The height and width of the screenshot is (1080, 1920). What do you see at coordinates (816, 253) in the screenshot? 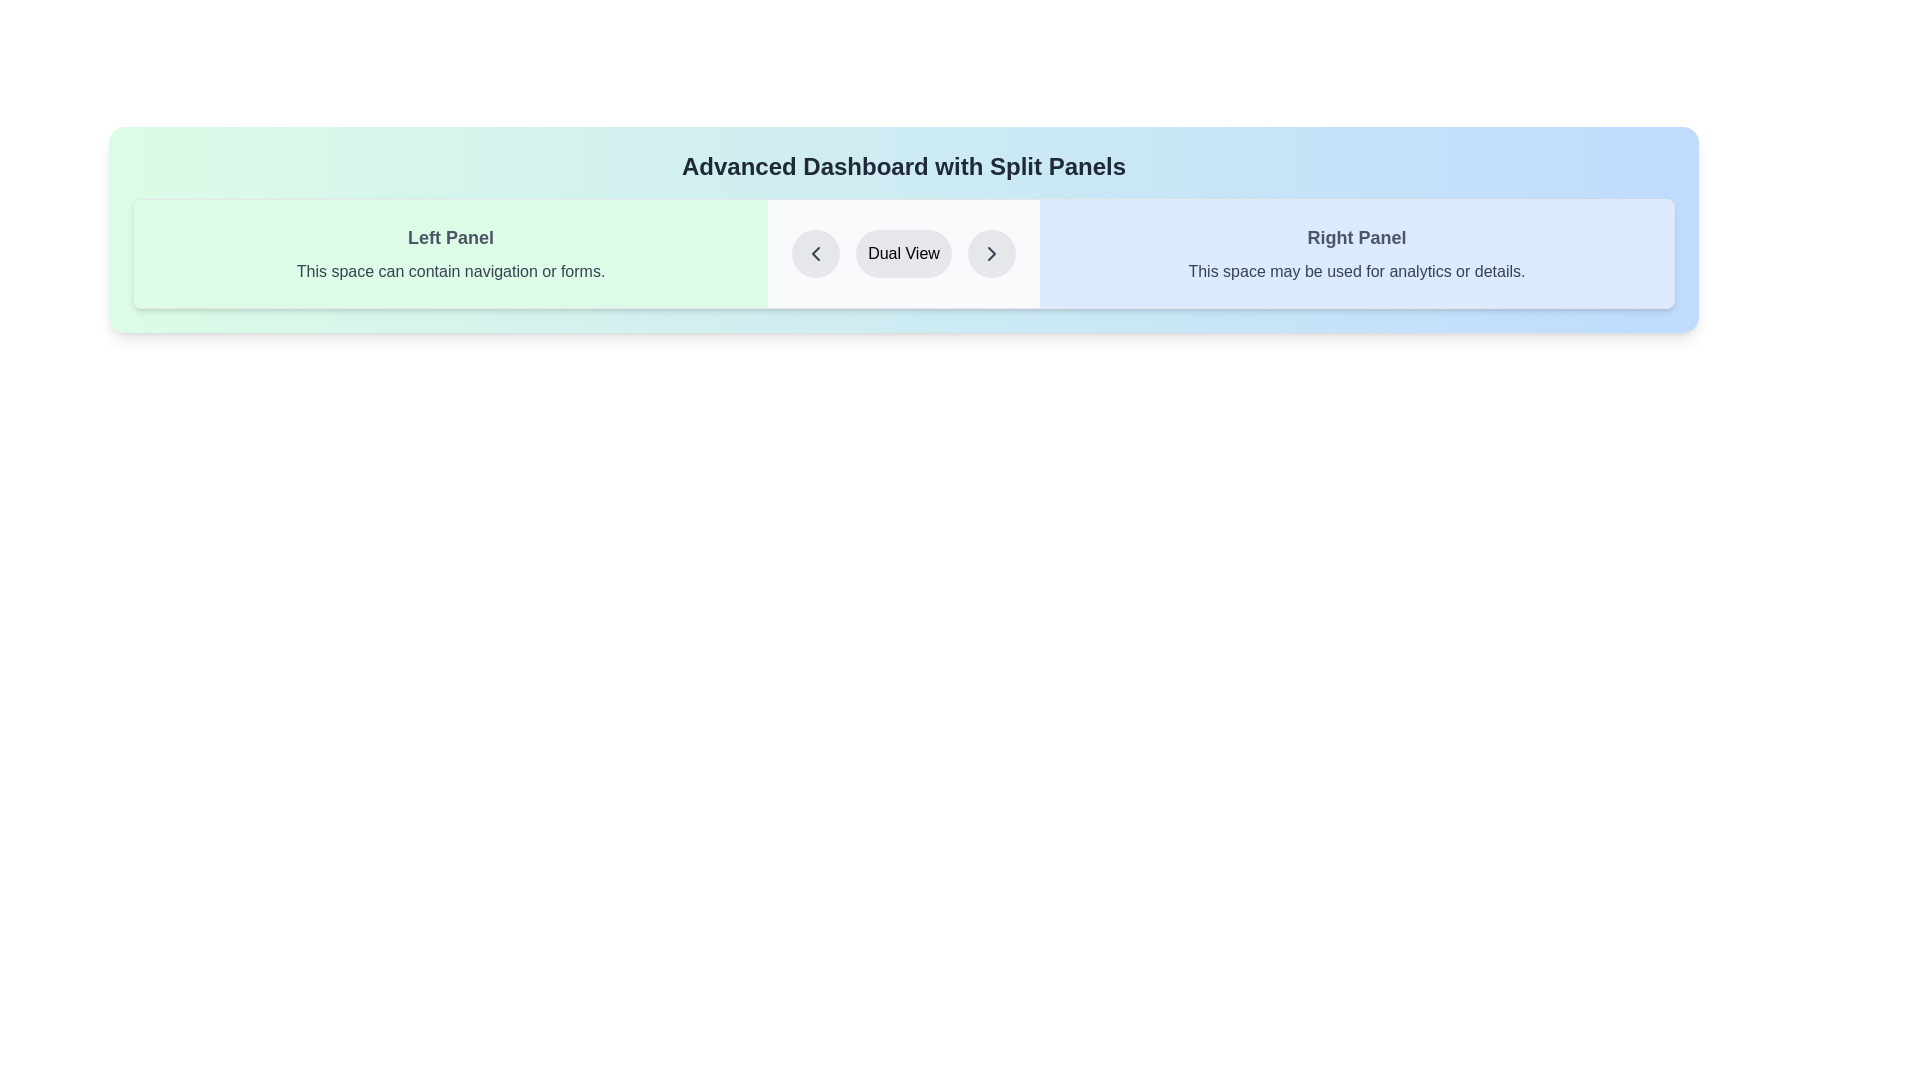
I see `the keyboard navigation on the Icon inside the button that represents a back action, located in the top navigation bar between the 'Left Panel' and 'Right Panel' areas` at bounding box center [816, 253].